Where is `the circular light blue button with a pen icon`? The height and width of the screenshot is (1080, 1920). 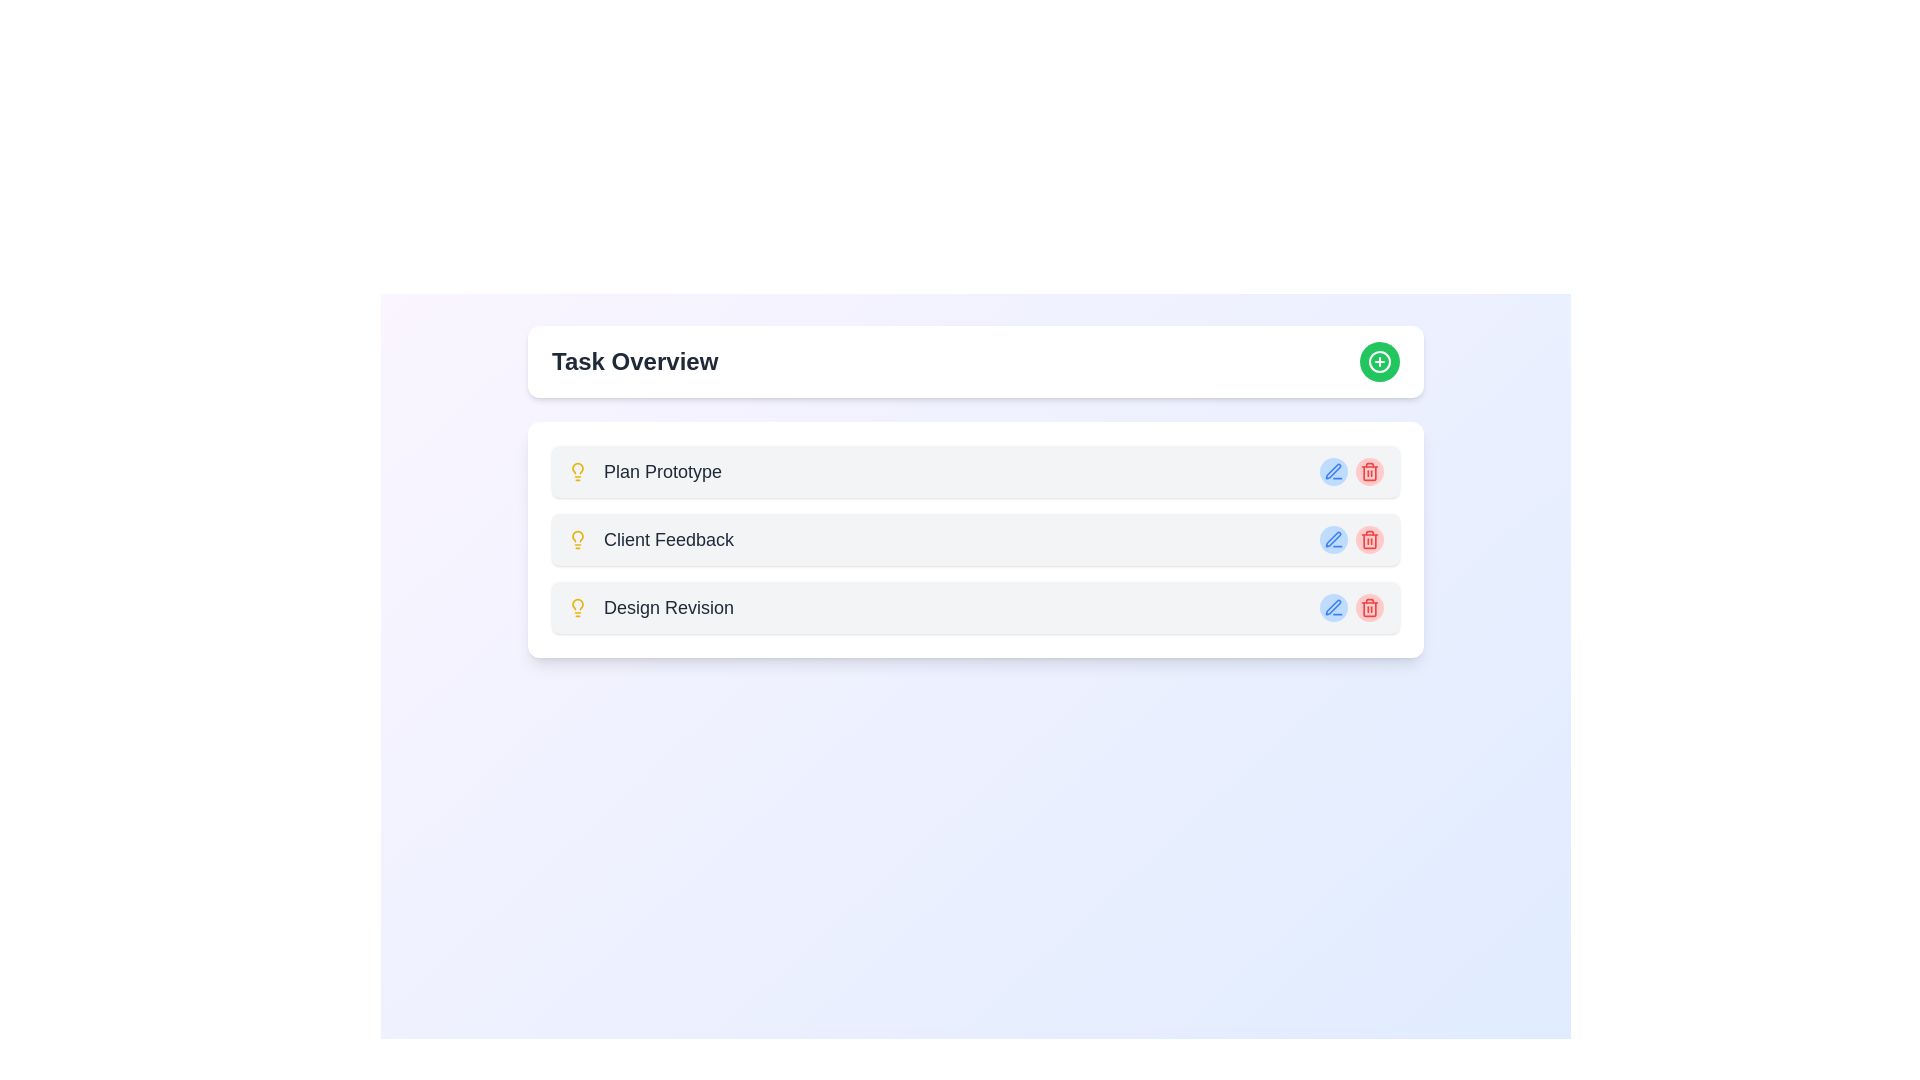
the circular light blue button with a pen icon is located at coordinates (1334, 471).